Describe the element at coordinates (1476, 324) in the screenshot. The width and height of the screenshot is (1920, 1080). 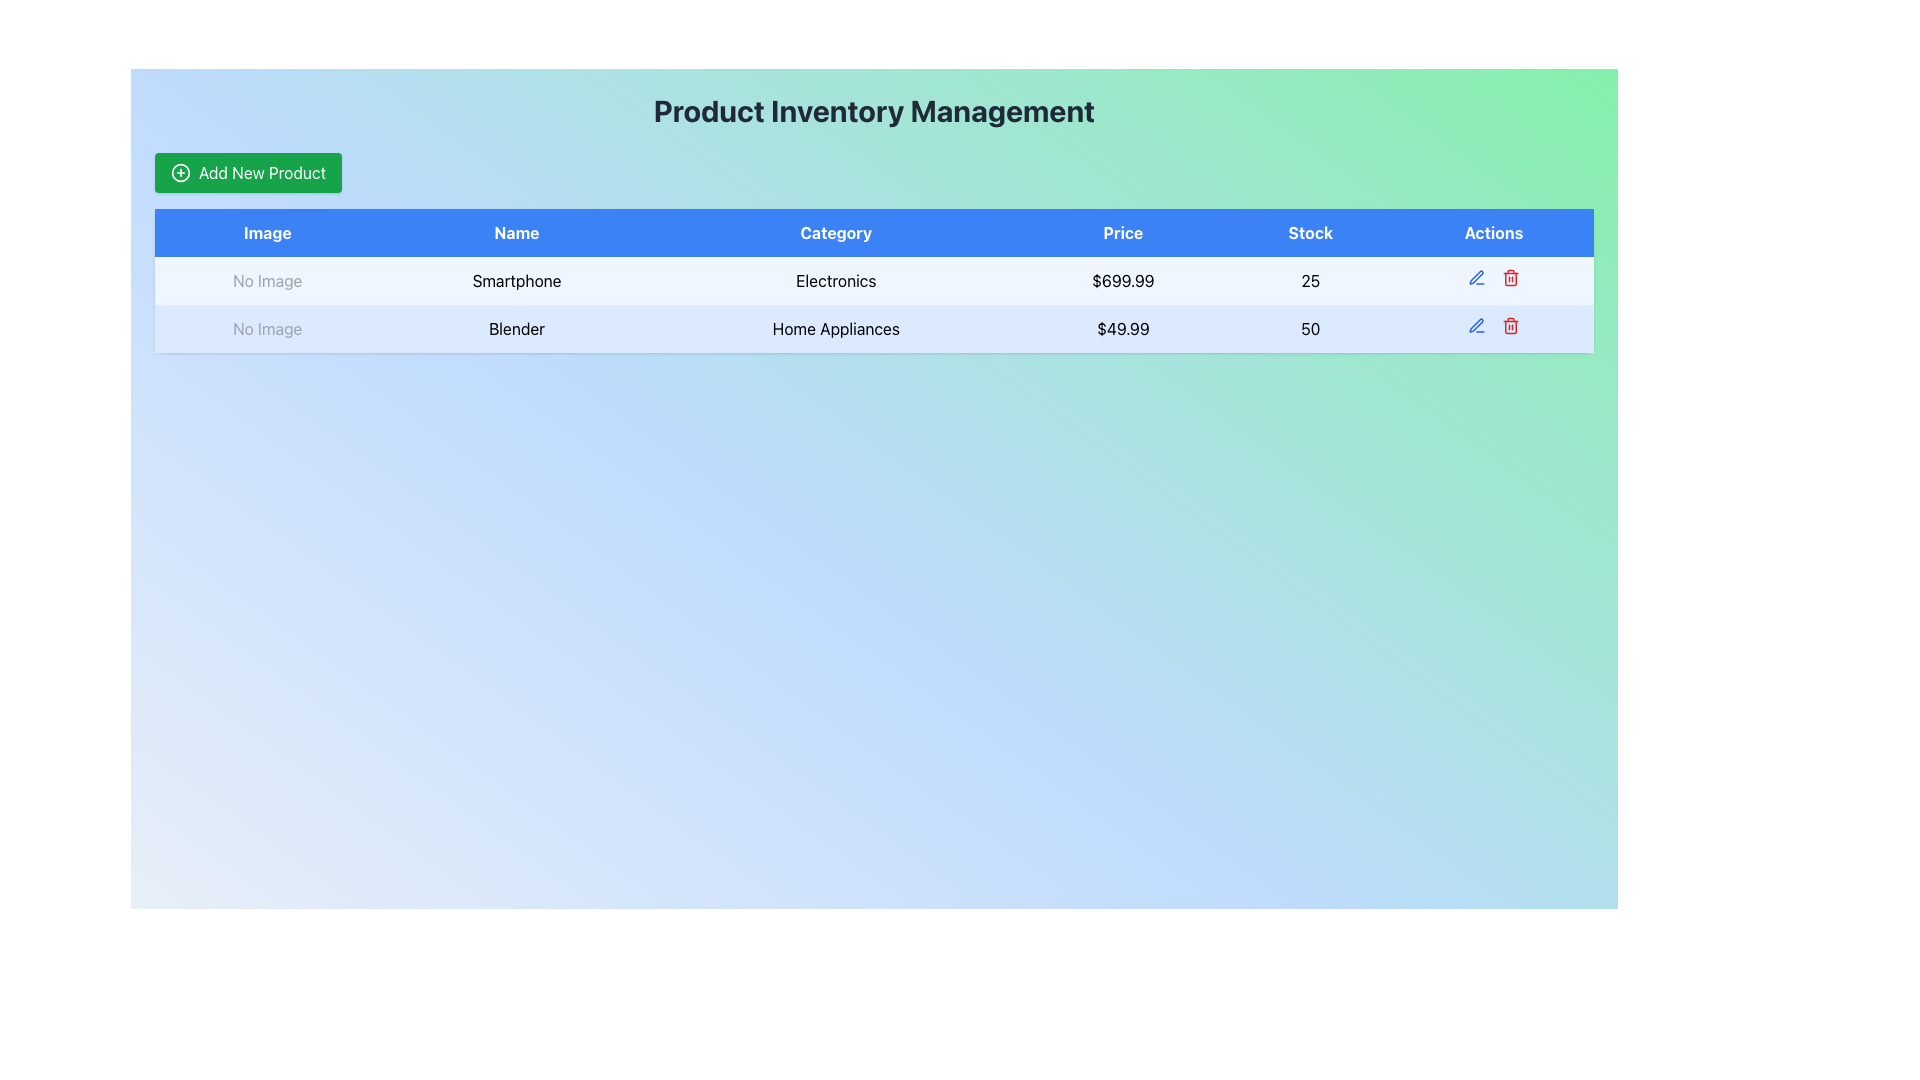
I see `the pen icon in the 'Actions' column of the second row of the table to initiate an edit action` at that location.